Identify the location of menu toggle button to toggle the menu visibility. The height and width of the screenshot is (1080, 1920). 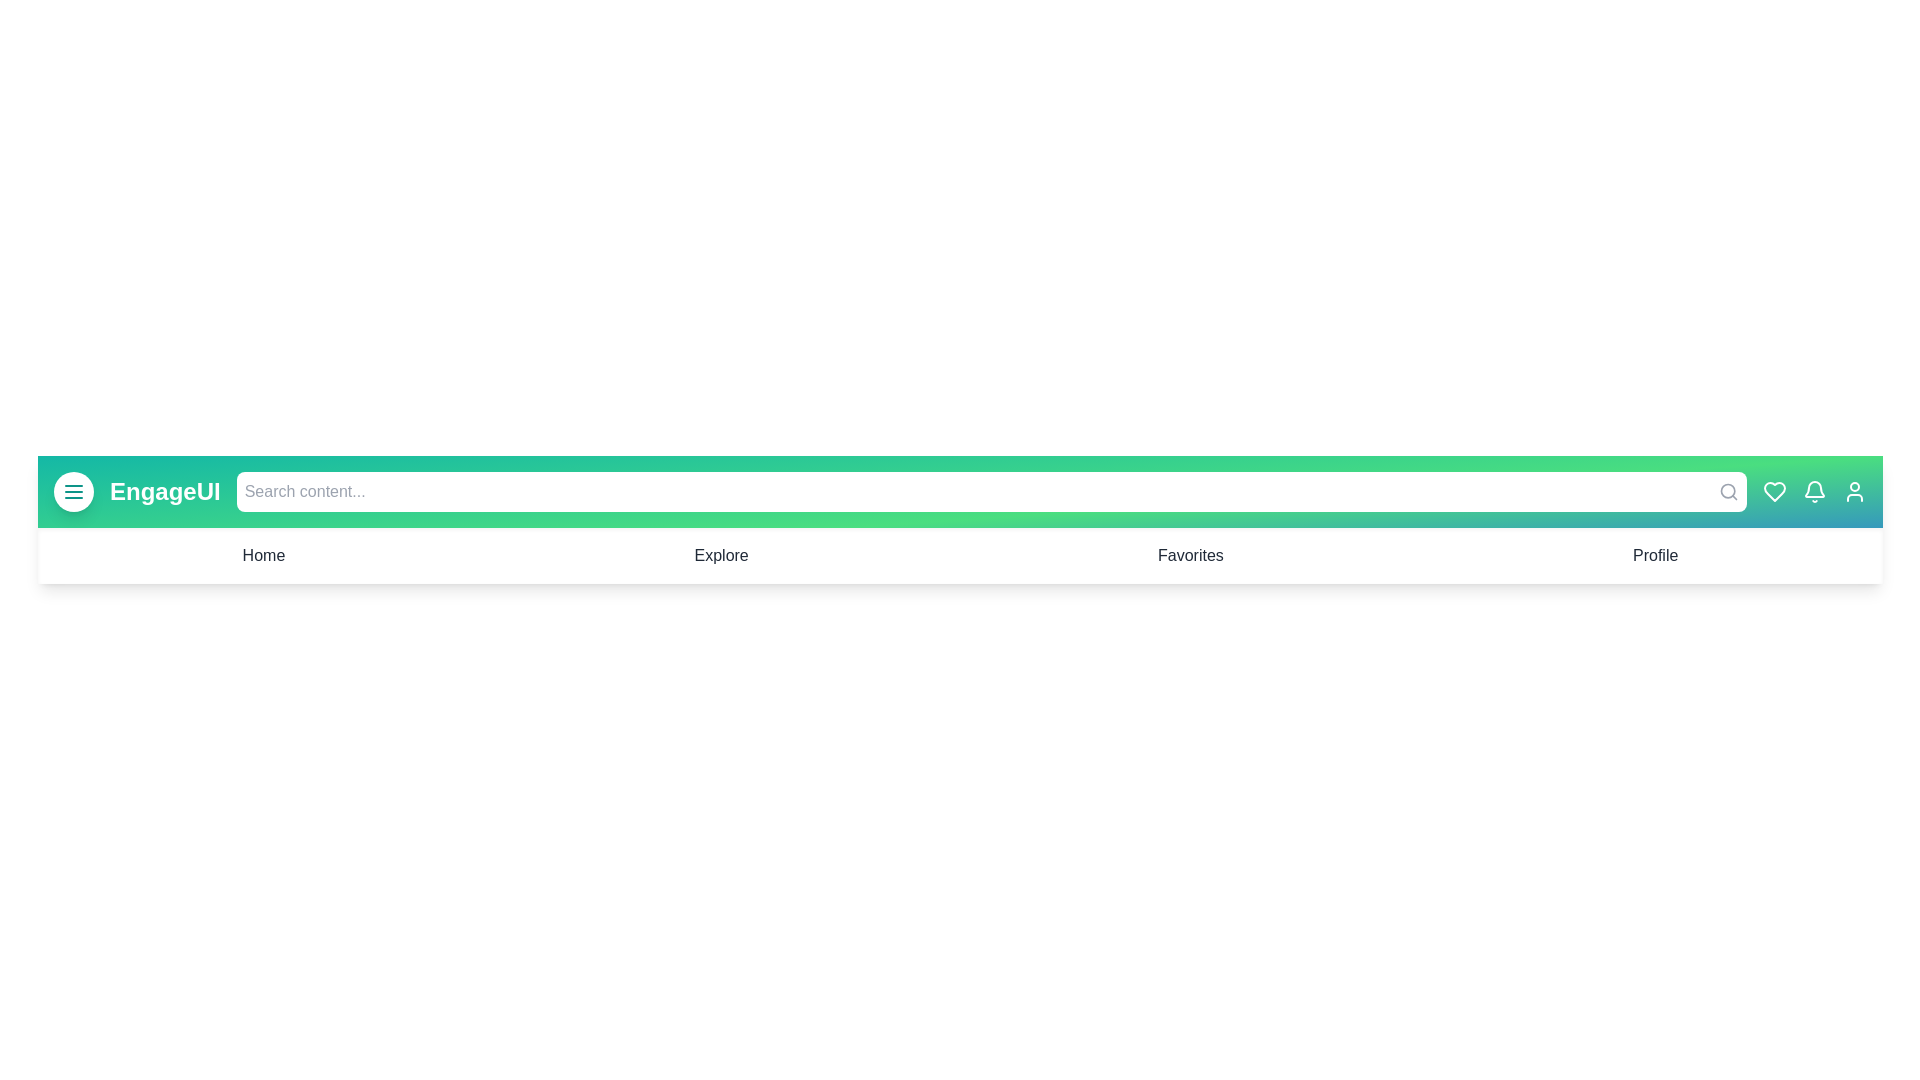
(73, 492).